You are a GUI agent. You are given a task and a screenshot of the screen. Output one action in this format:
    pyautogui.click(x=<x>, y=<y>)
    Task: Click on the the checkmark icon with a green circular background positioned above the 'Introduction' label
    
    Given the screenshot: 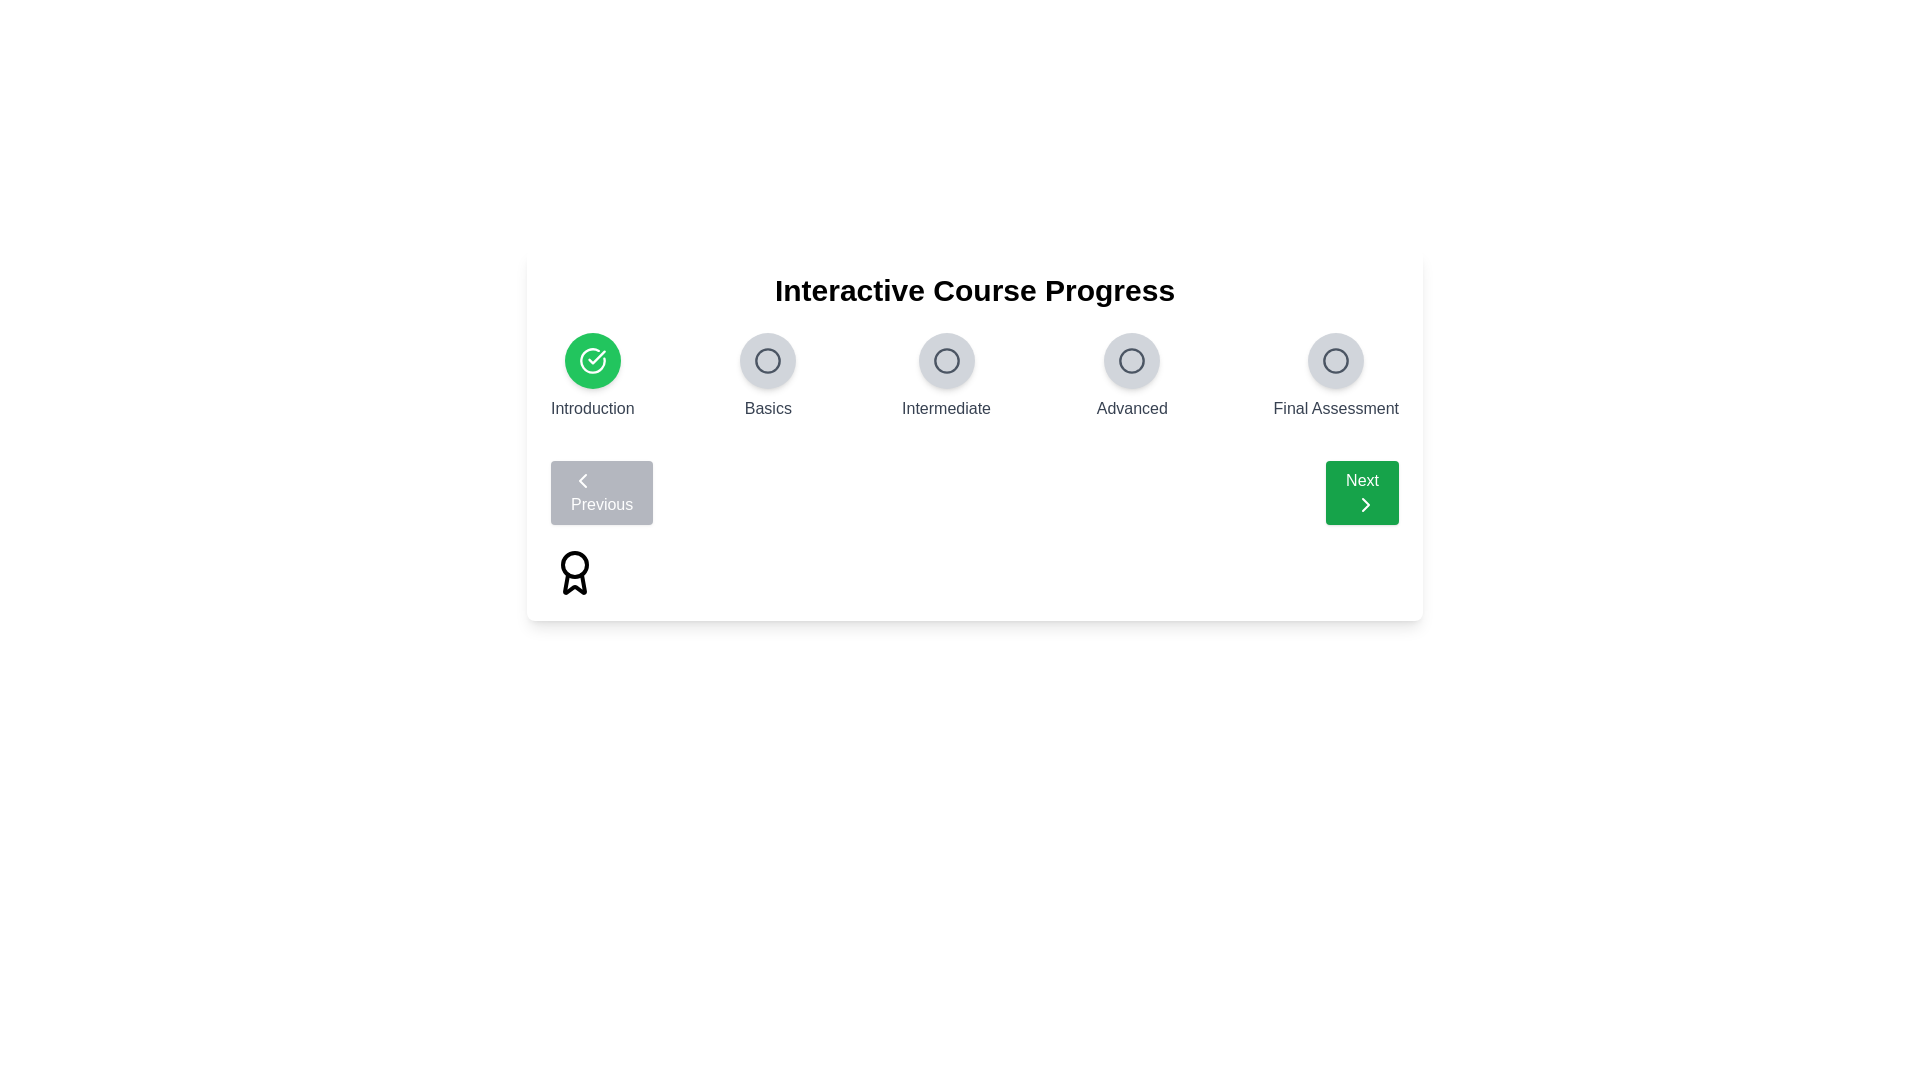 What is the action you would take?
    pyautogui.click(x=595, y=356)
    